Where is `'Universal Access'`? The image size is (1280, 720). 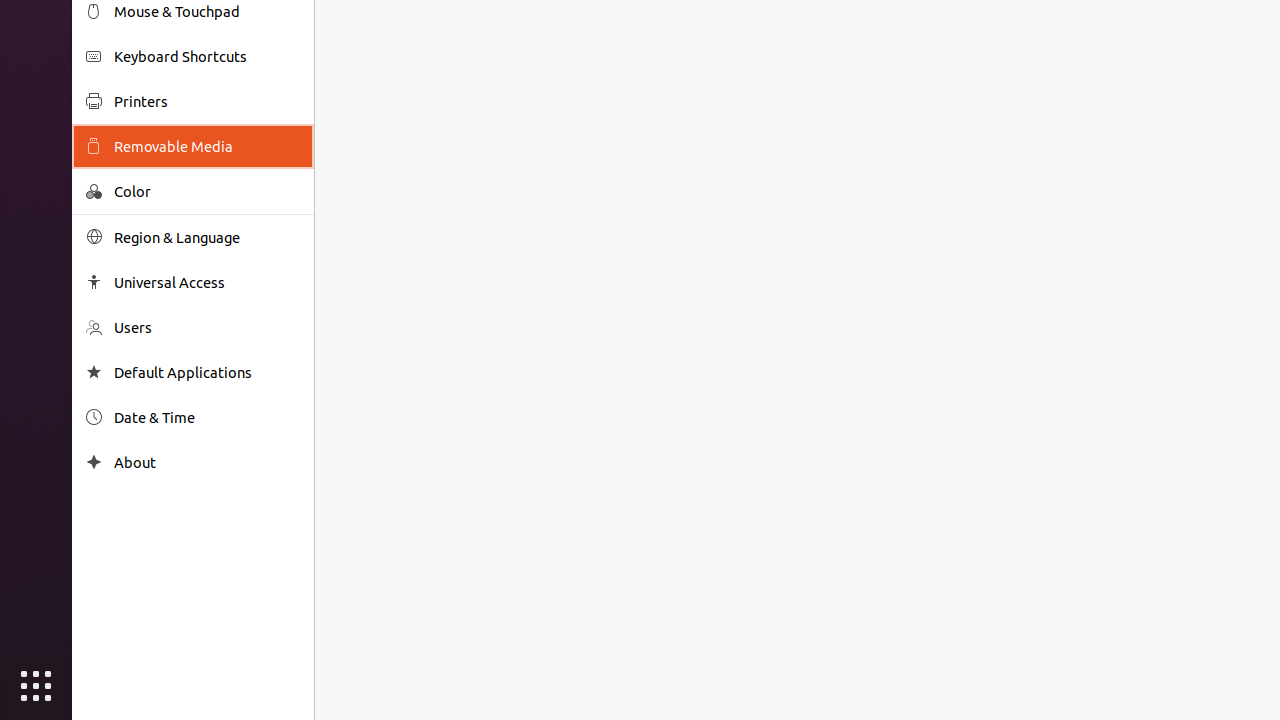 'Universal Access' is located at coordinates (206, 282).